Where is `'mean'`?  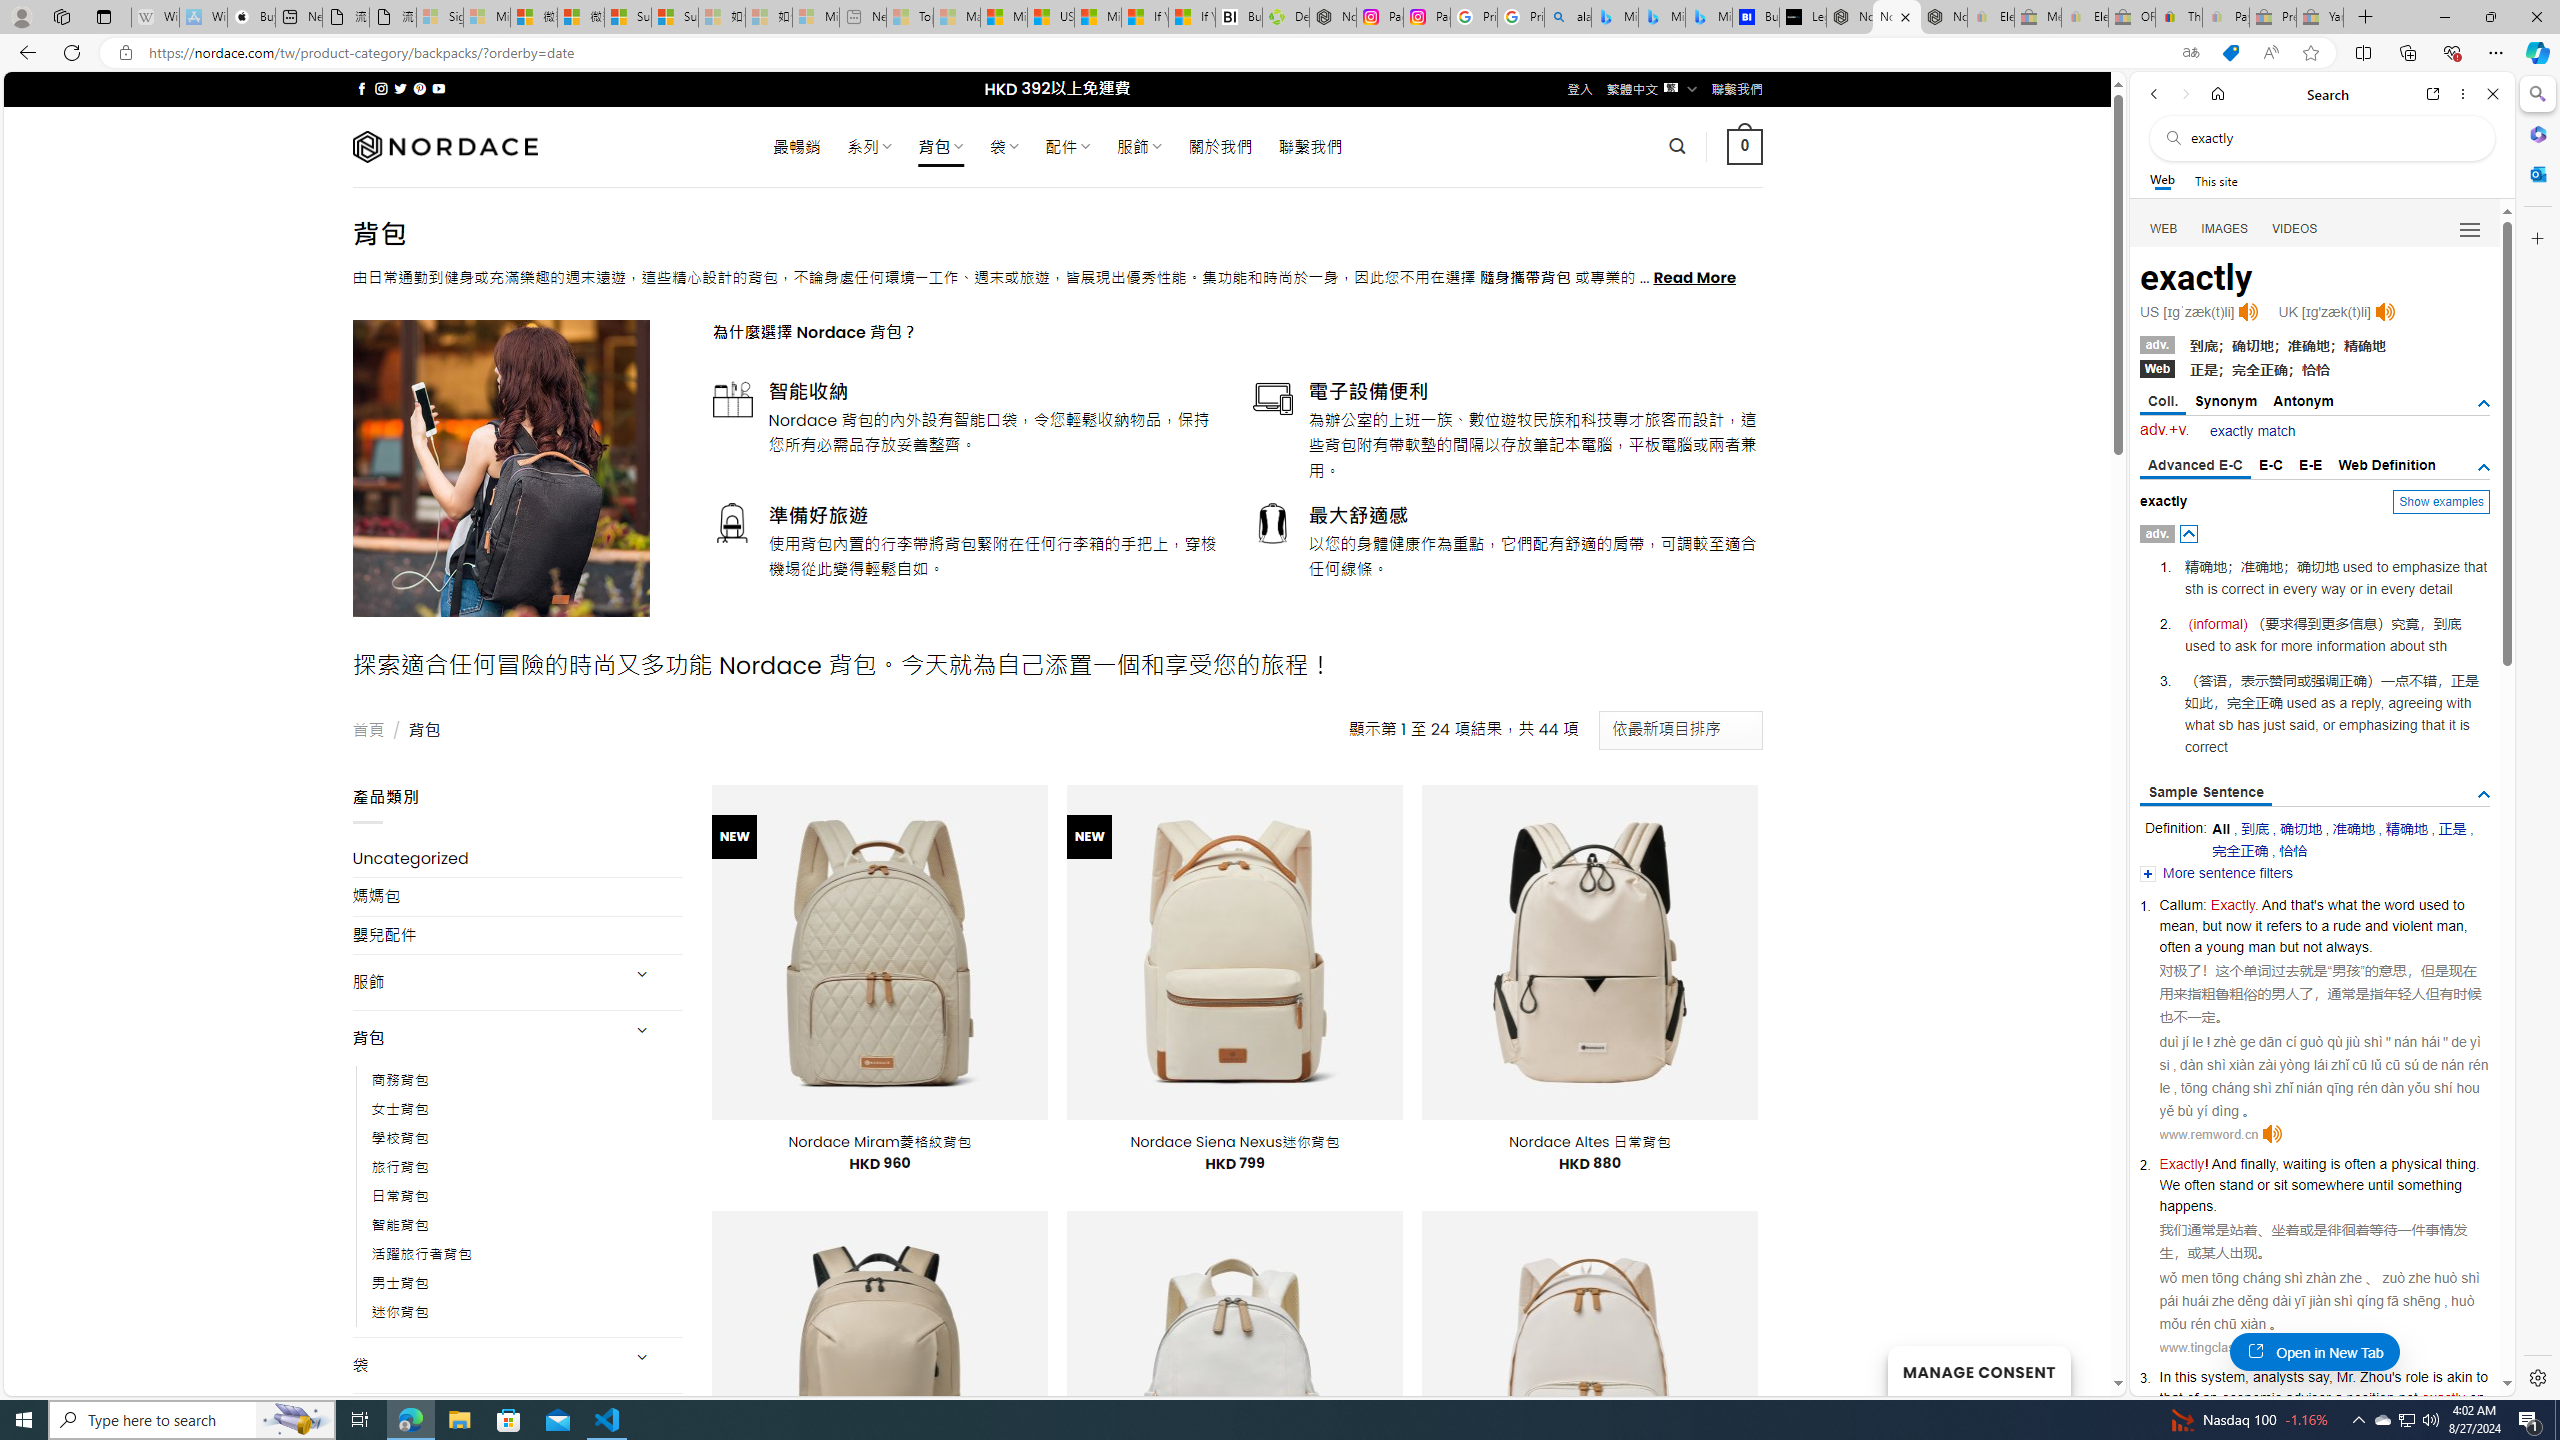
'mean' is located at coordinates (2176, 926).